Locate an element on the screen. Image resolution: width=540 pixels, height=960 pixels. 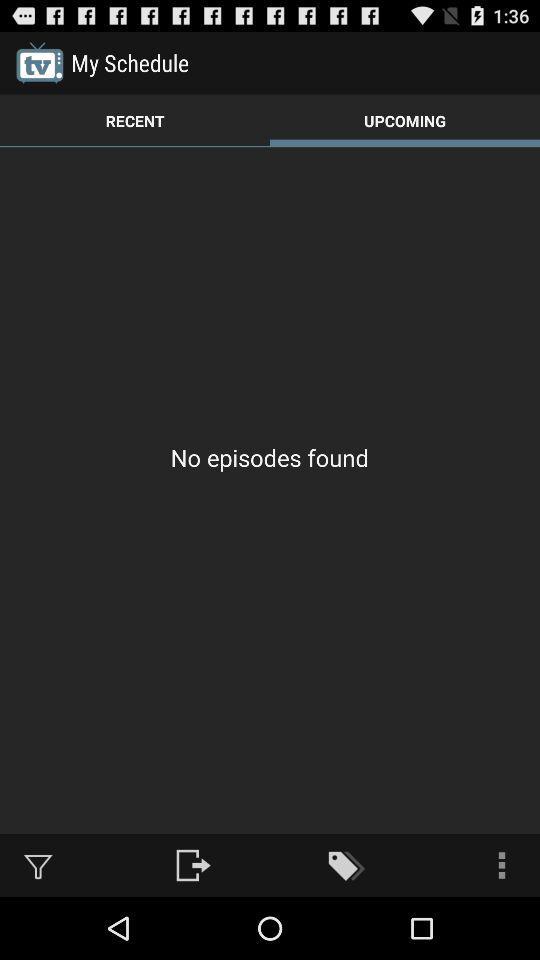
the app above no episodes found app is located at coordinates (135, 120).